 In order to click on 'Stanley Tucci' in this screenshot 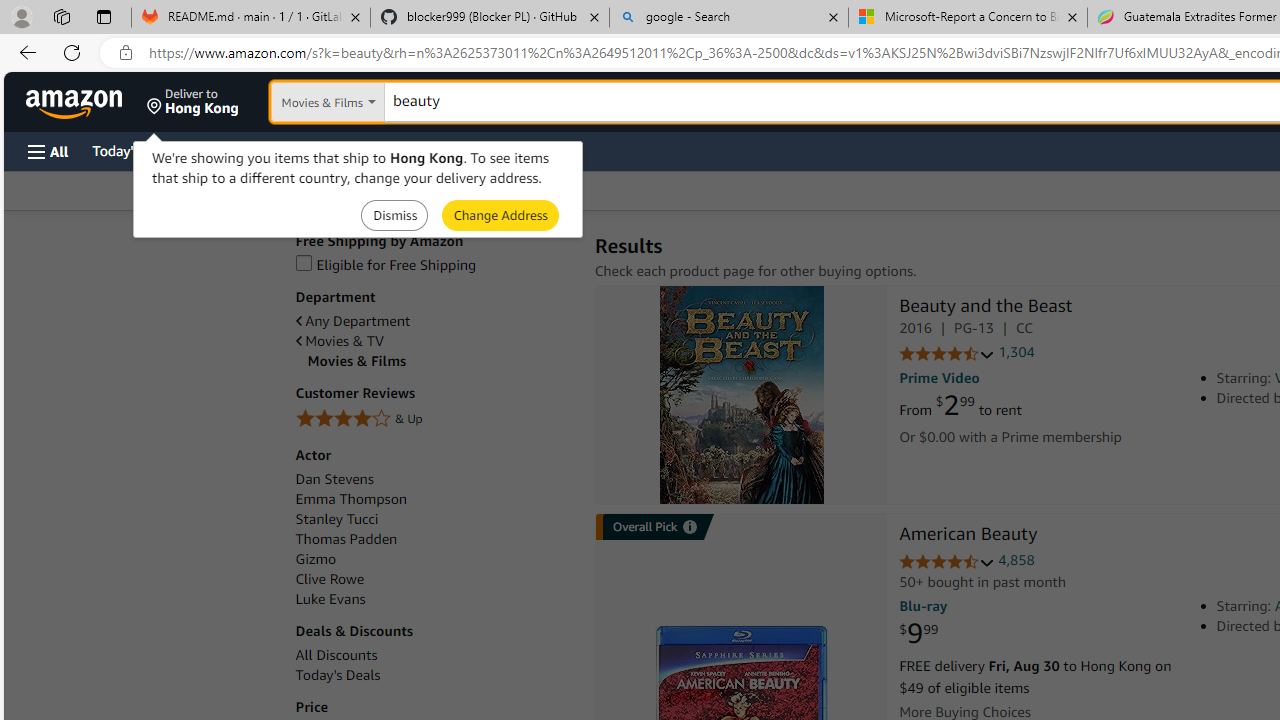, I will do `click(336, 518)`.